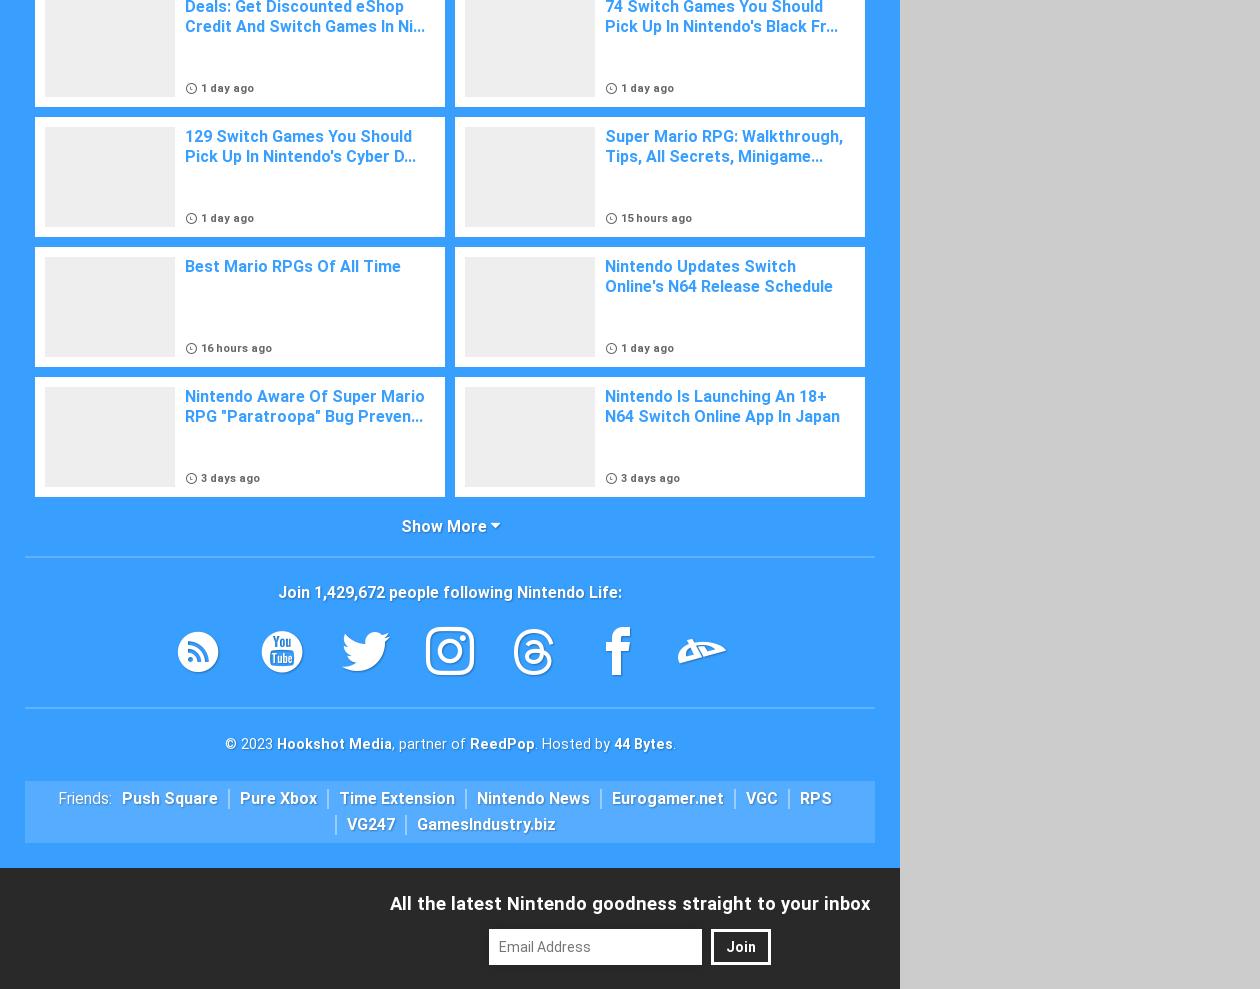  What do you see at coordinates (718, 276) in the screenshot?
I see `'Nintendo Updates Switch Online's N64 Release Schedule'` at bounding box center [718, 276].